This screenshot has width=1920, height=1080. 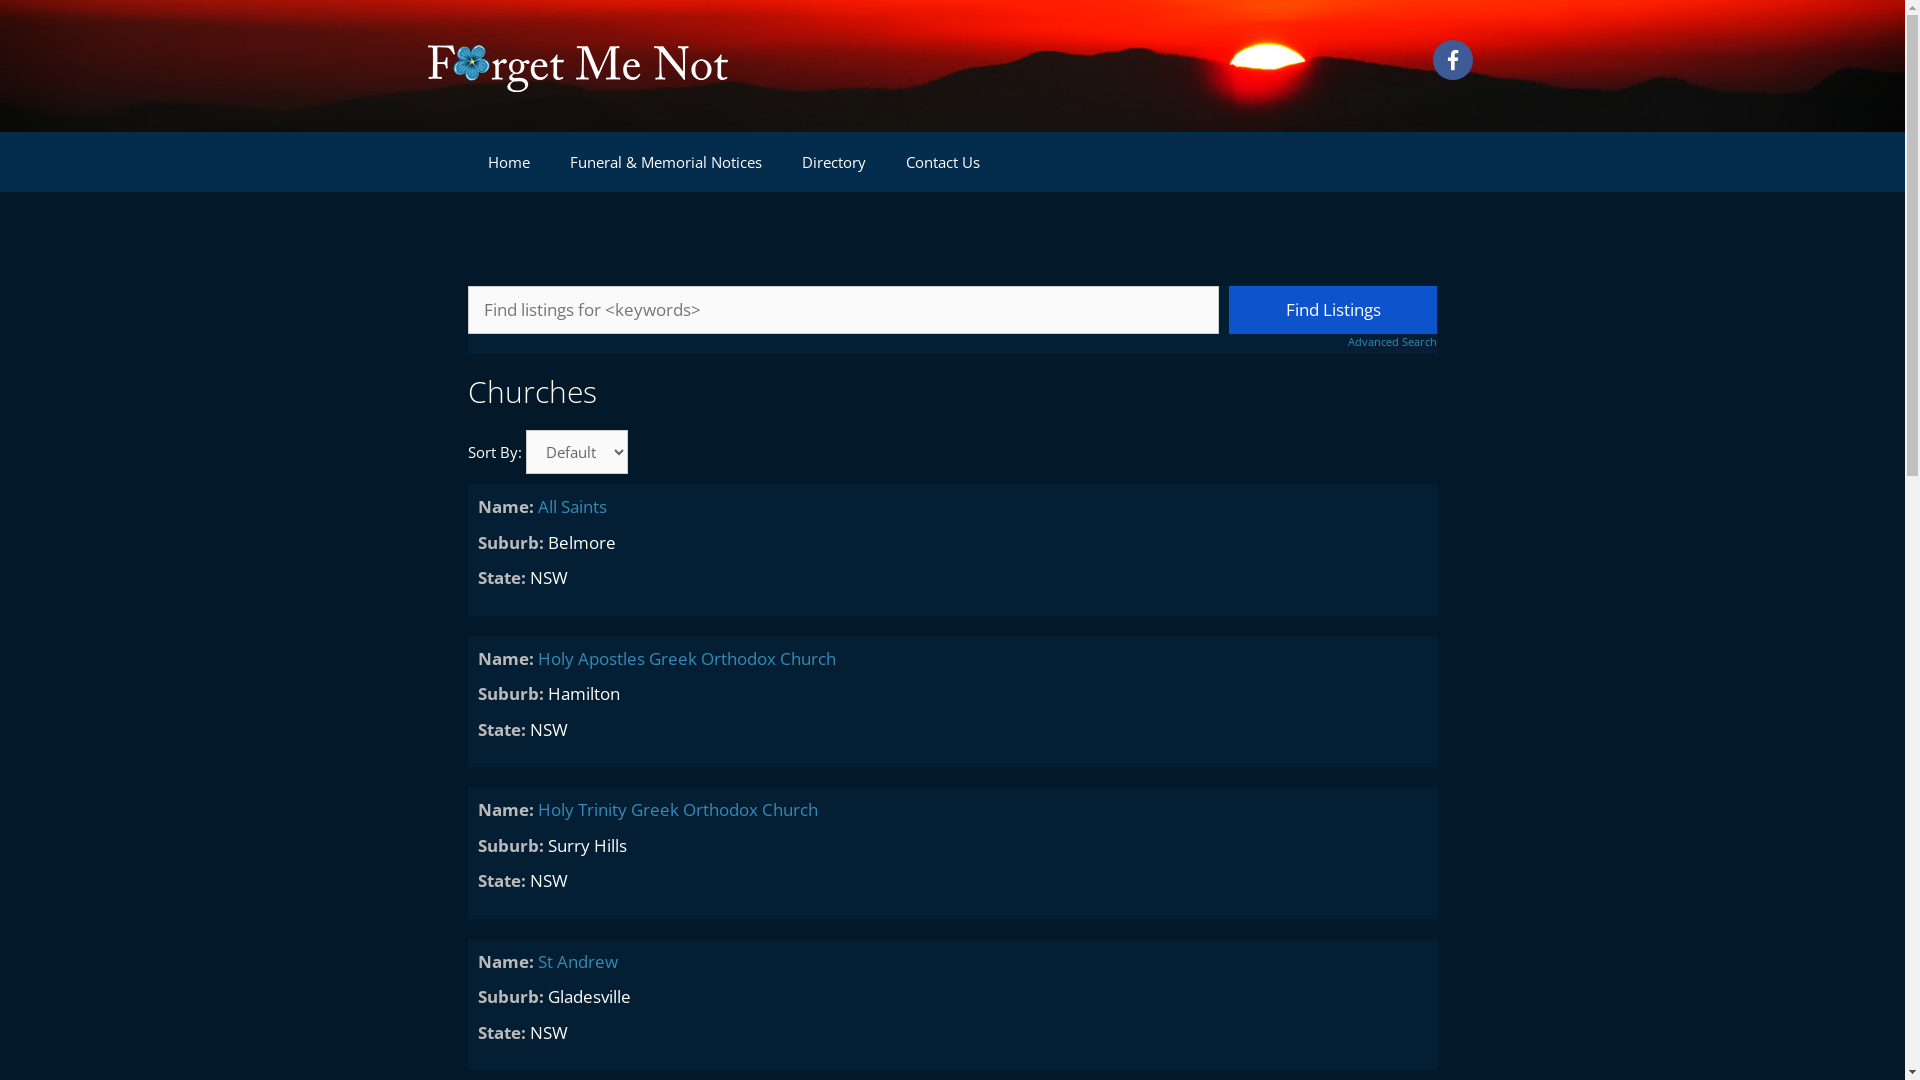 I want to click on 'Forget-me-not.com.au', so click(x=576, y=63).